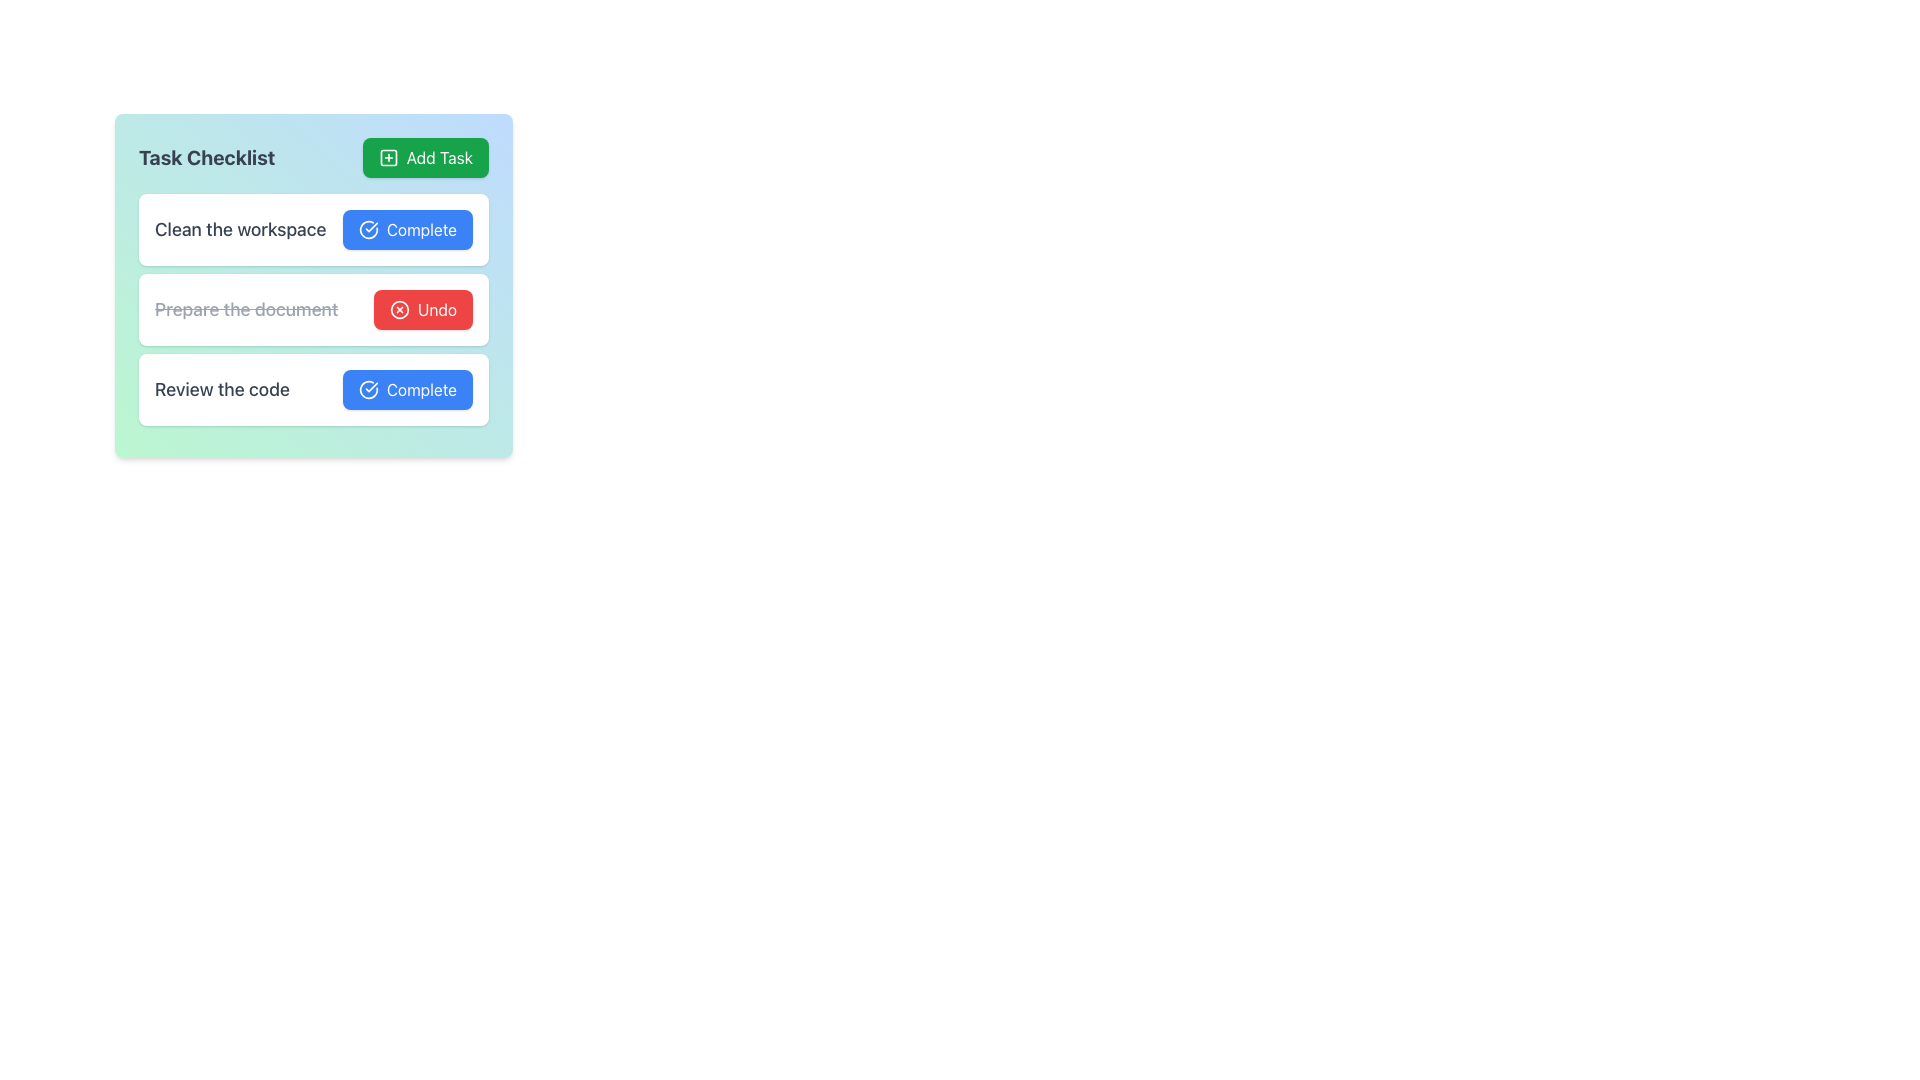 The width and height of the screenshot is (1920, 1080). Describe the element at coordinates (422, 309) in the screenshot. I see `the red 'Undo' button with a white 'X' icon located within the 'Prepare the document' card in the 'Task Checklist'` at that location.